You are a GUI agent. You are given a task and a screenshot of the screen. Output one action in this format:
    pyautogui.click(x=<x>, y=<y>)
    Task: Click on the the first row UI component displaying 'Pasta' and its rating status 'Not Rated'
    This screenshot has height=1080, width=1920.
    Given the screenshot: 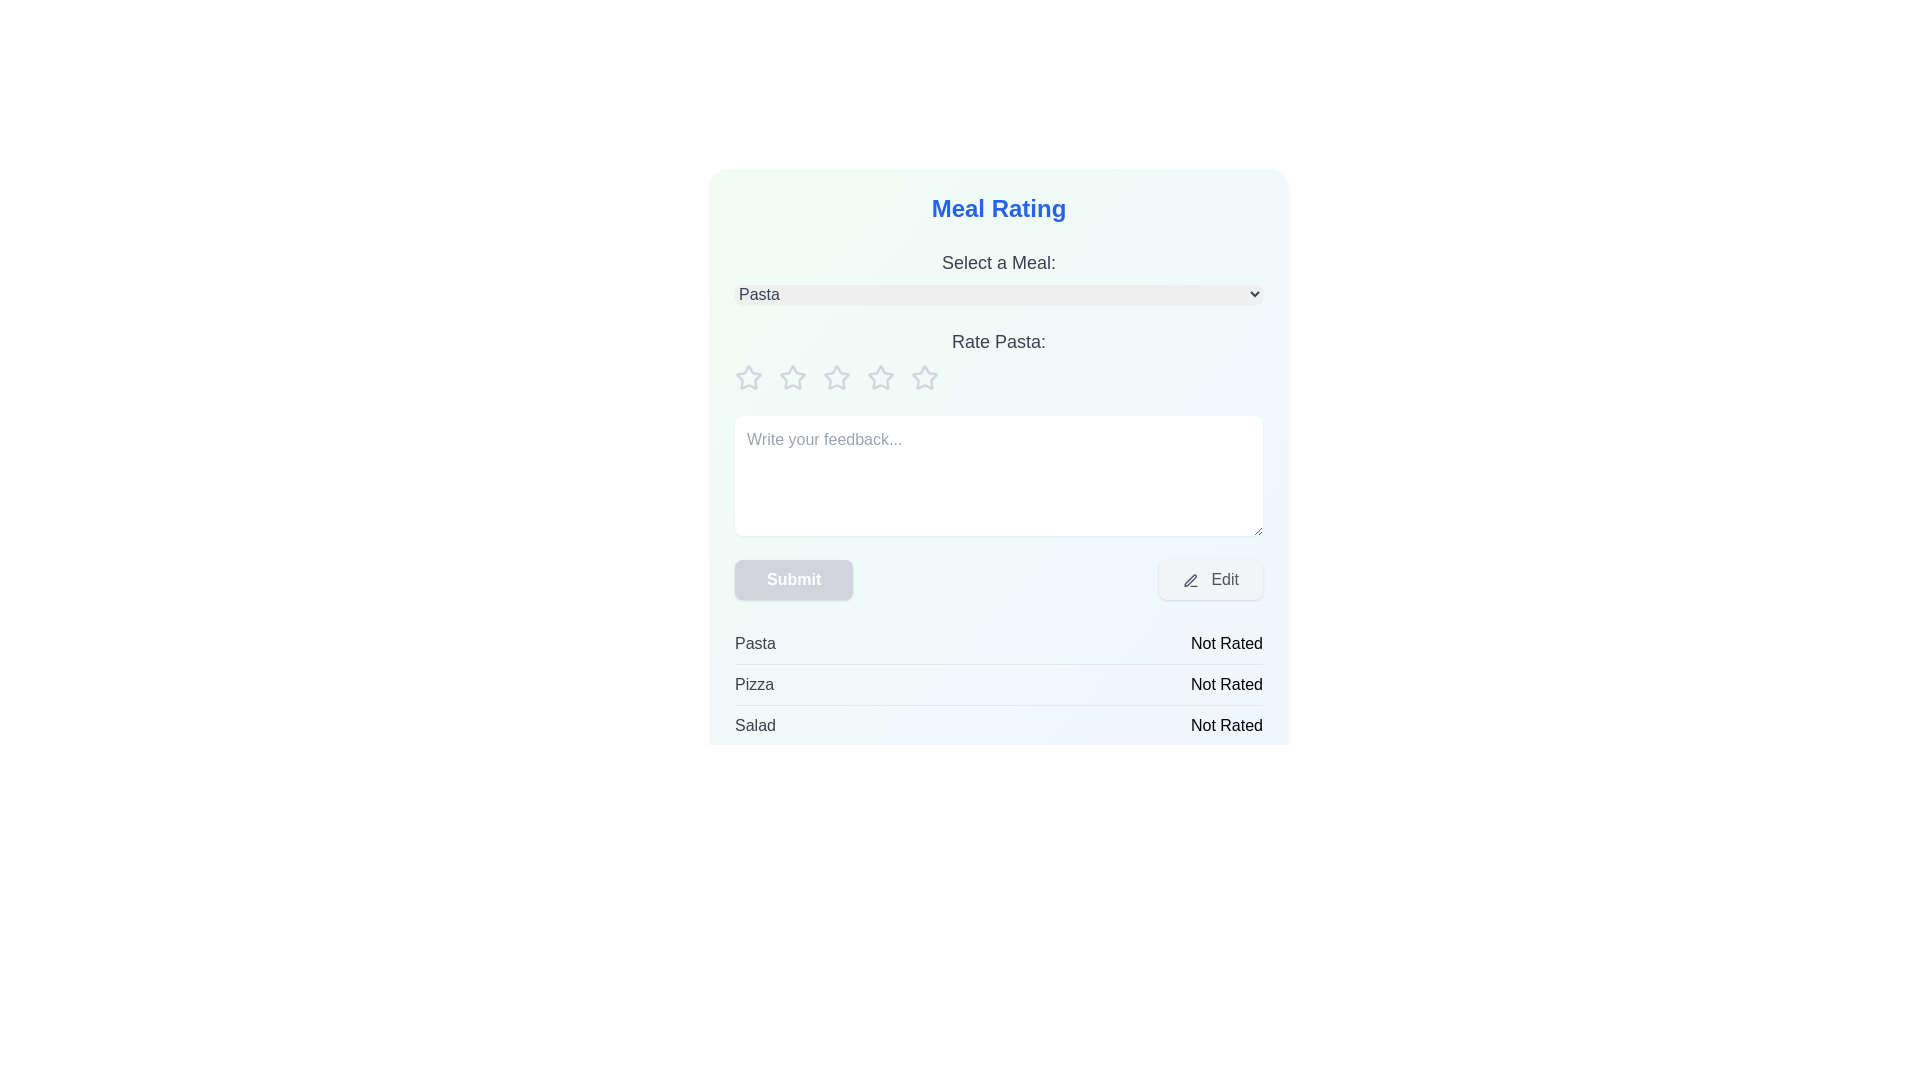 What is the action you would take?
    pyautogui.click(x=998, y=644)
    